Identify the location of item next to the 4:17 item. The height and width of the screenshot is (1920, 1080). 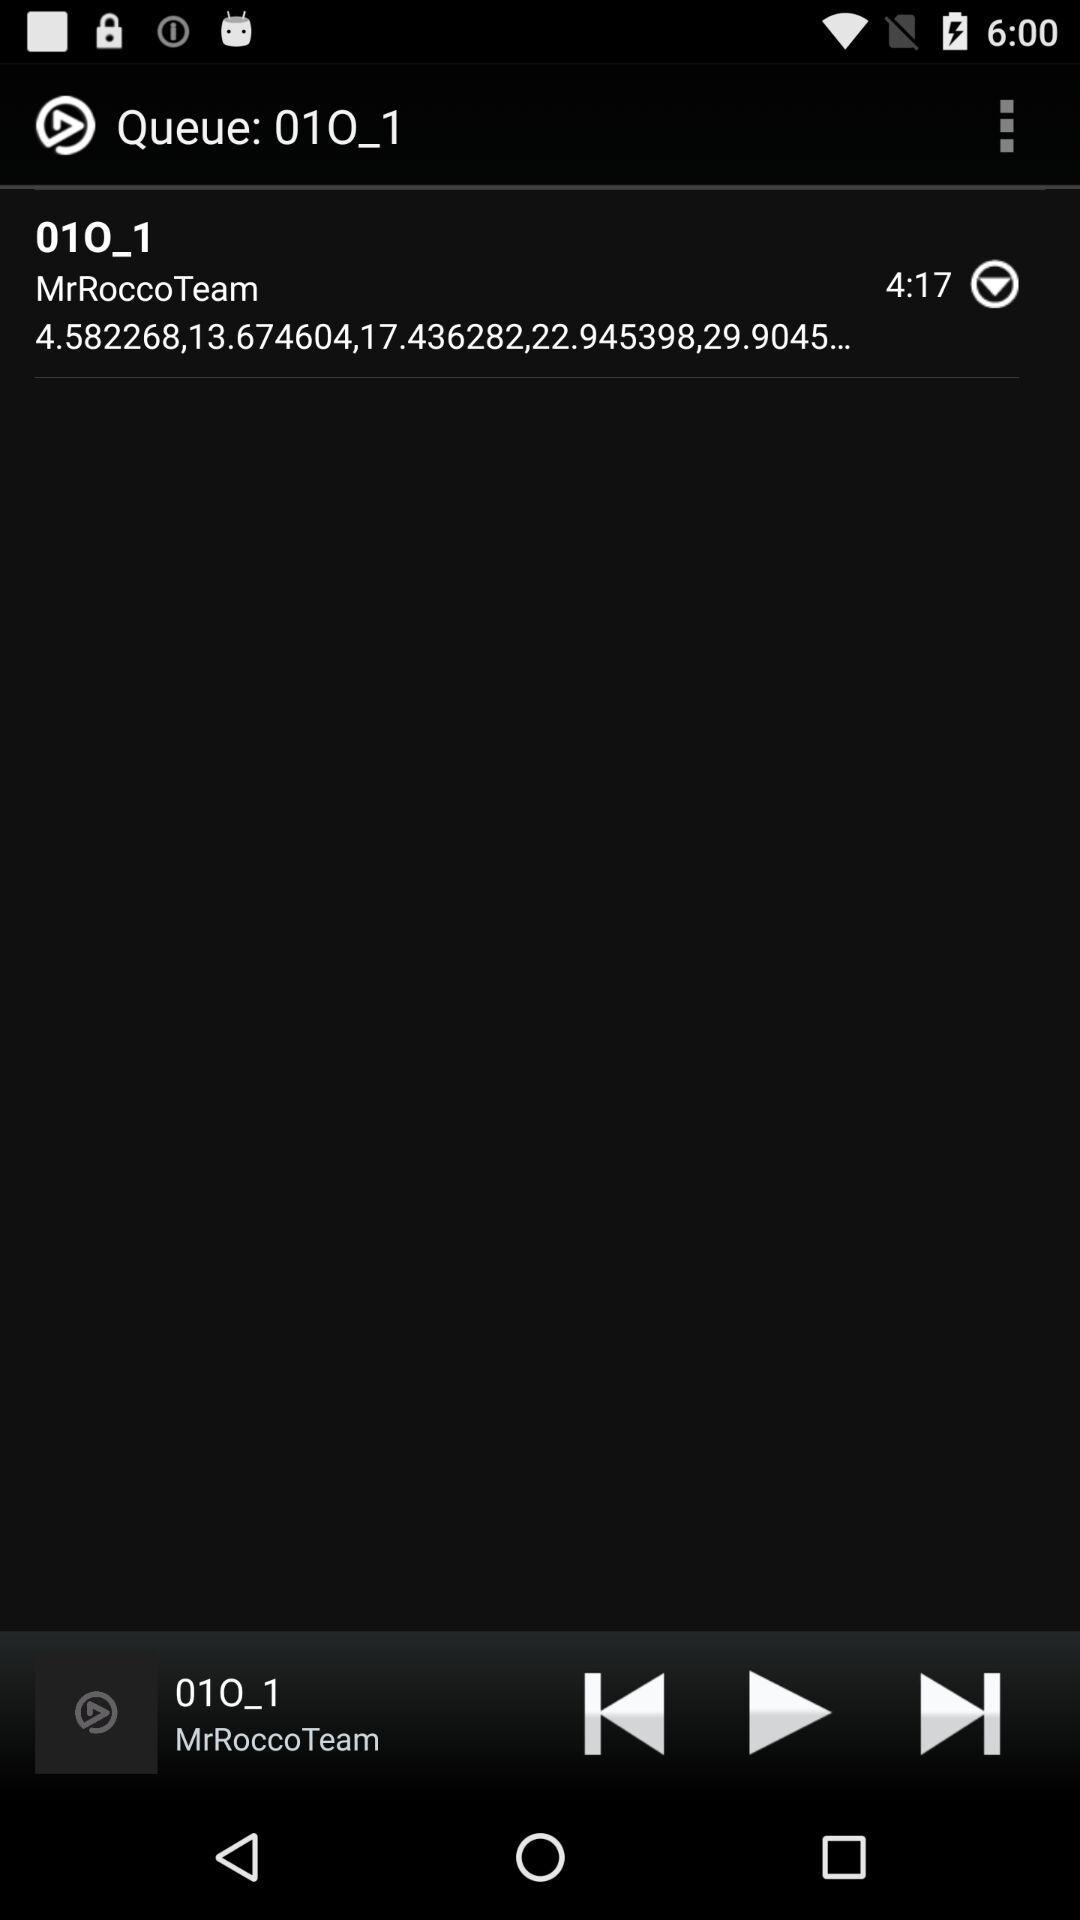
(1003, 282).